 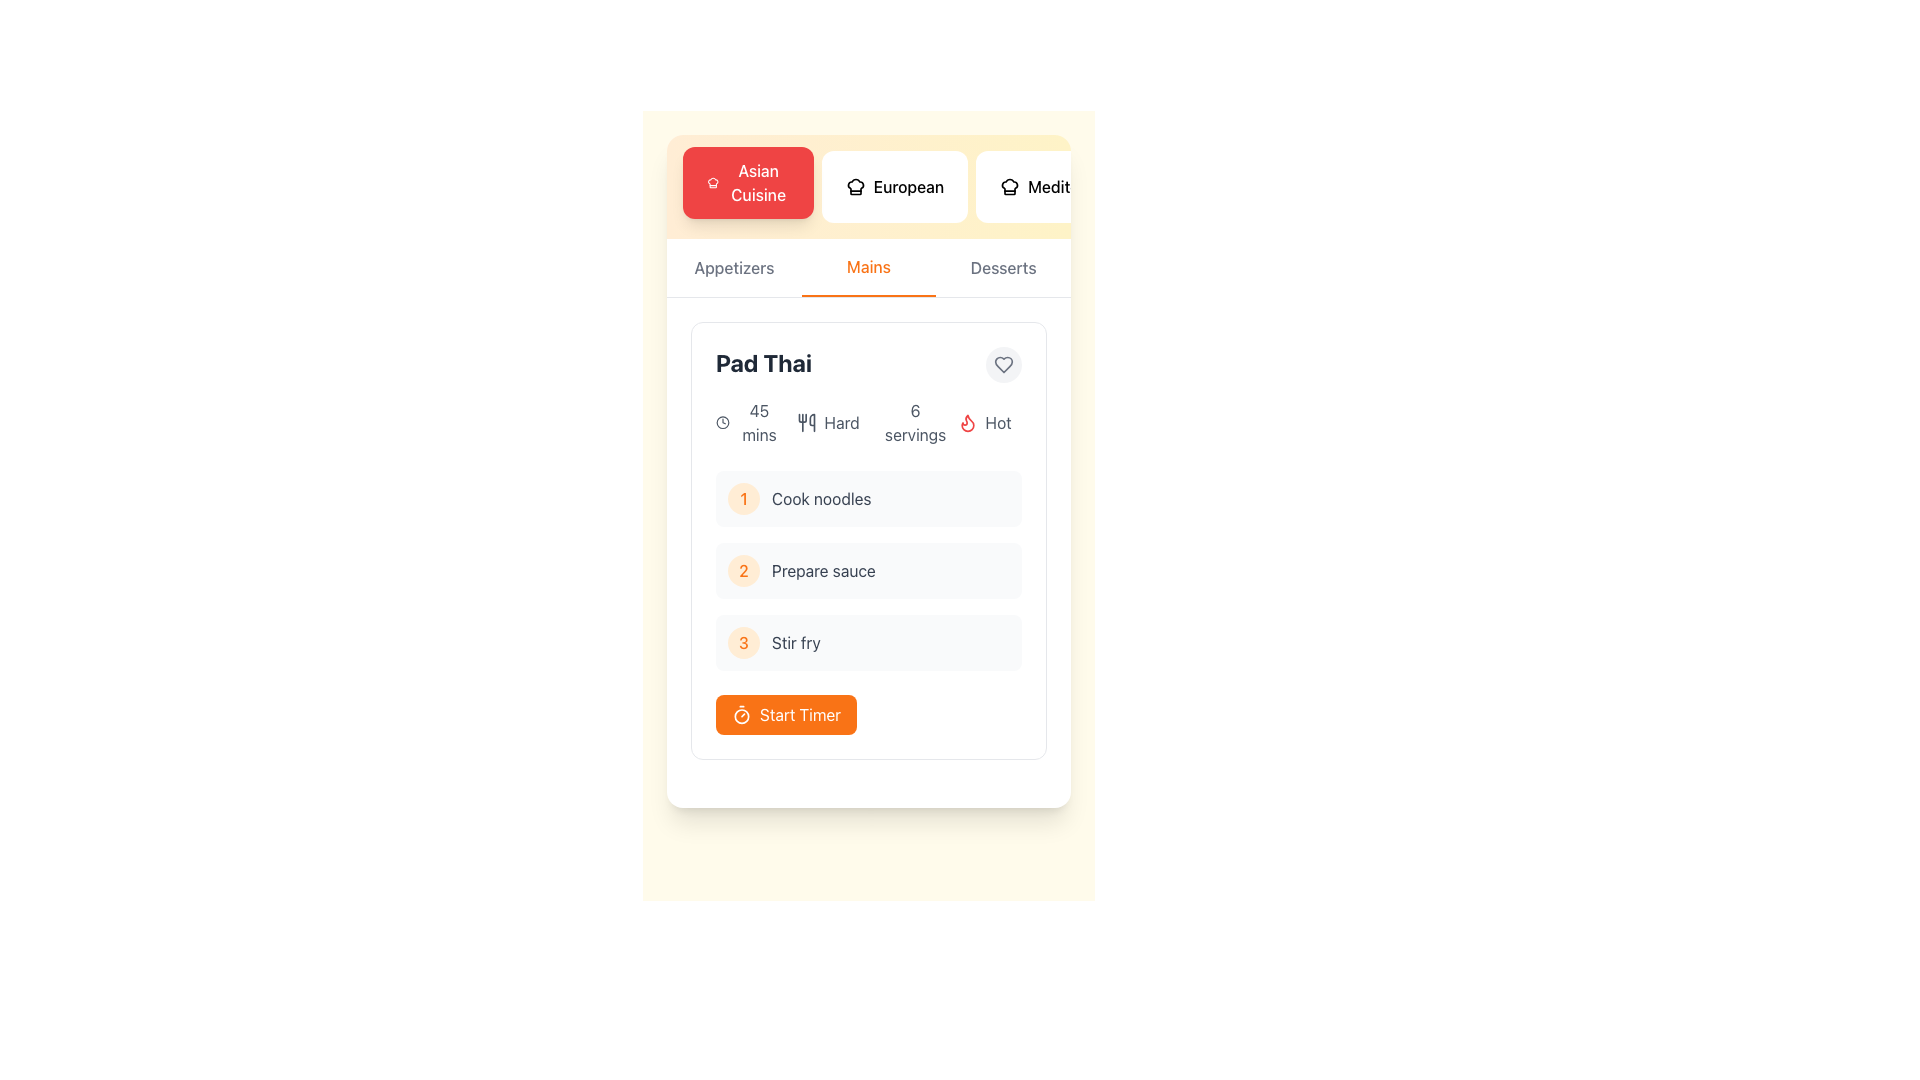 What do you see at coordinates (868, 265) in the screenshot?
I see `text of the active navigation label indicating 'Mains' in the interactive navigation tab` at bounding box center [868, 265].